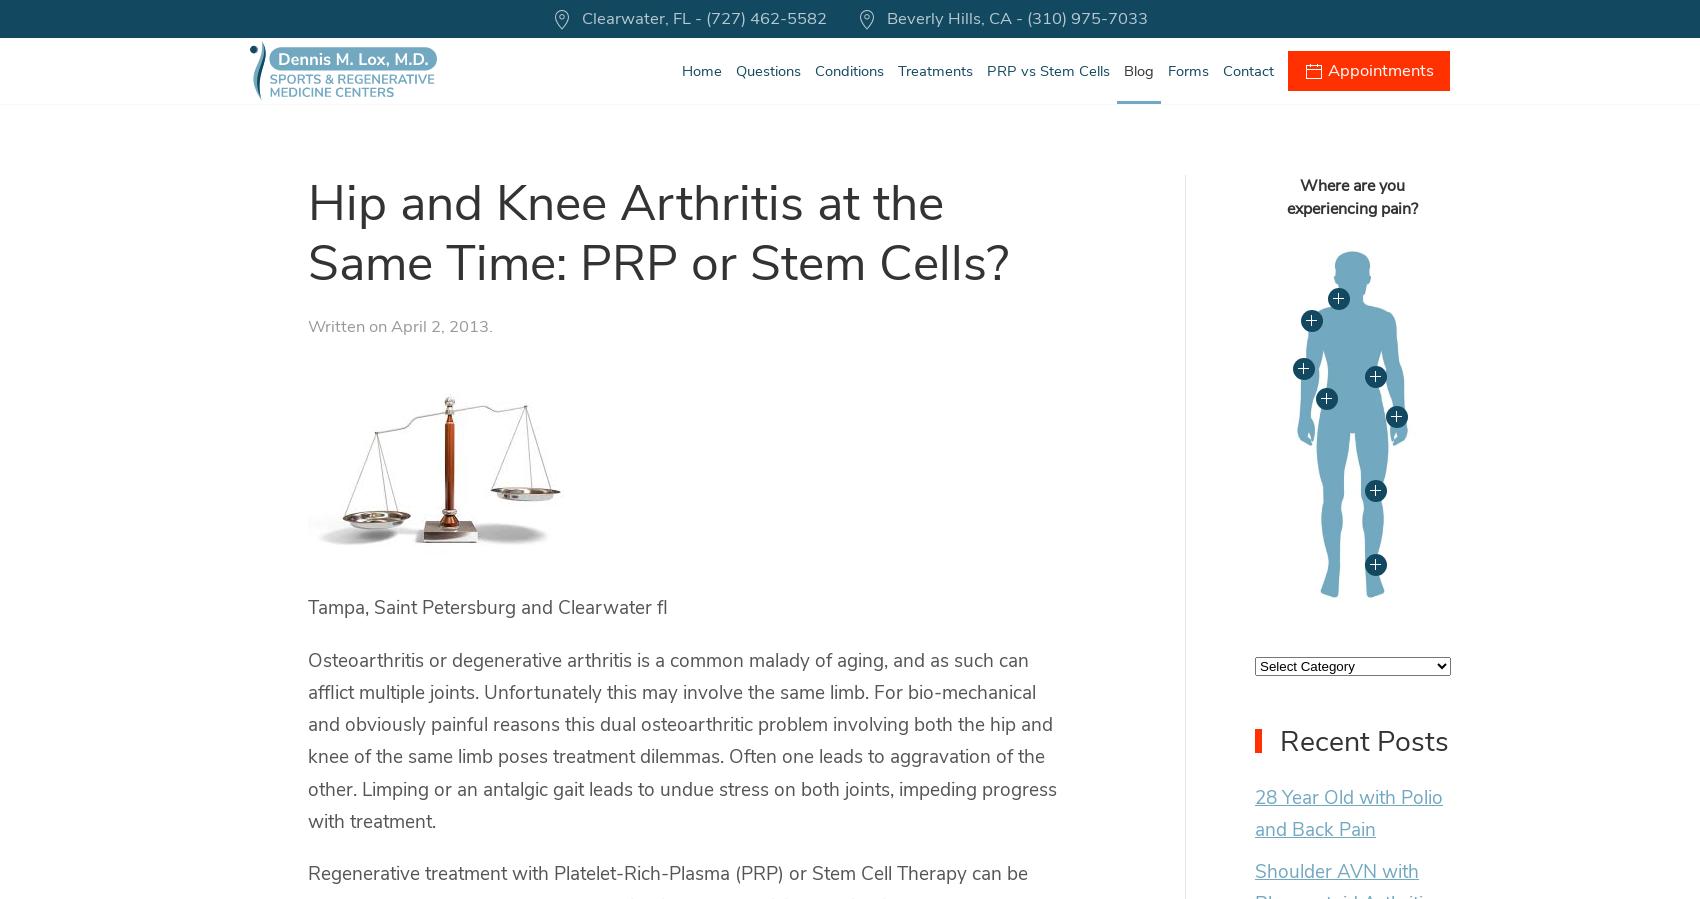  Describe the element at coordinates (489, 324) in the screenshot. I see `'.'` at that location.